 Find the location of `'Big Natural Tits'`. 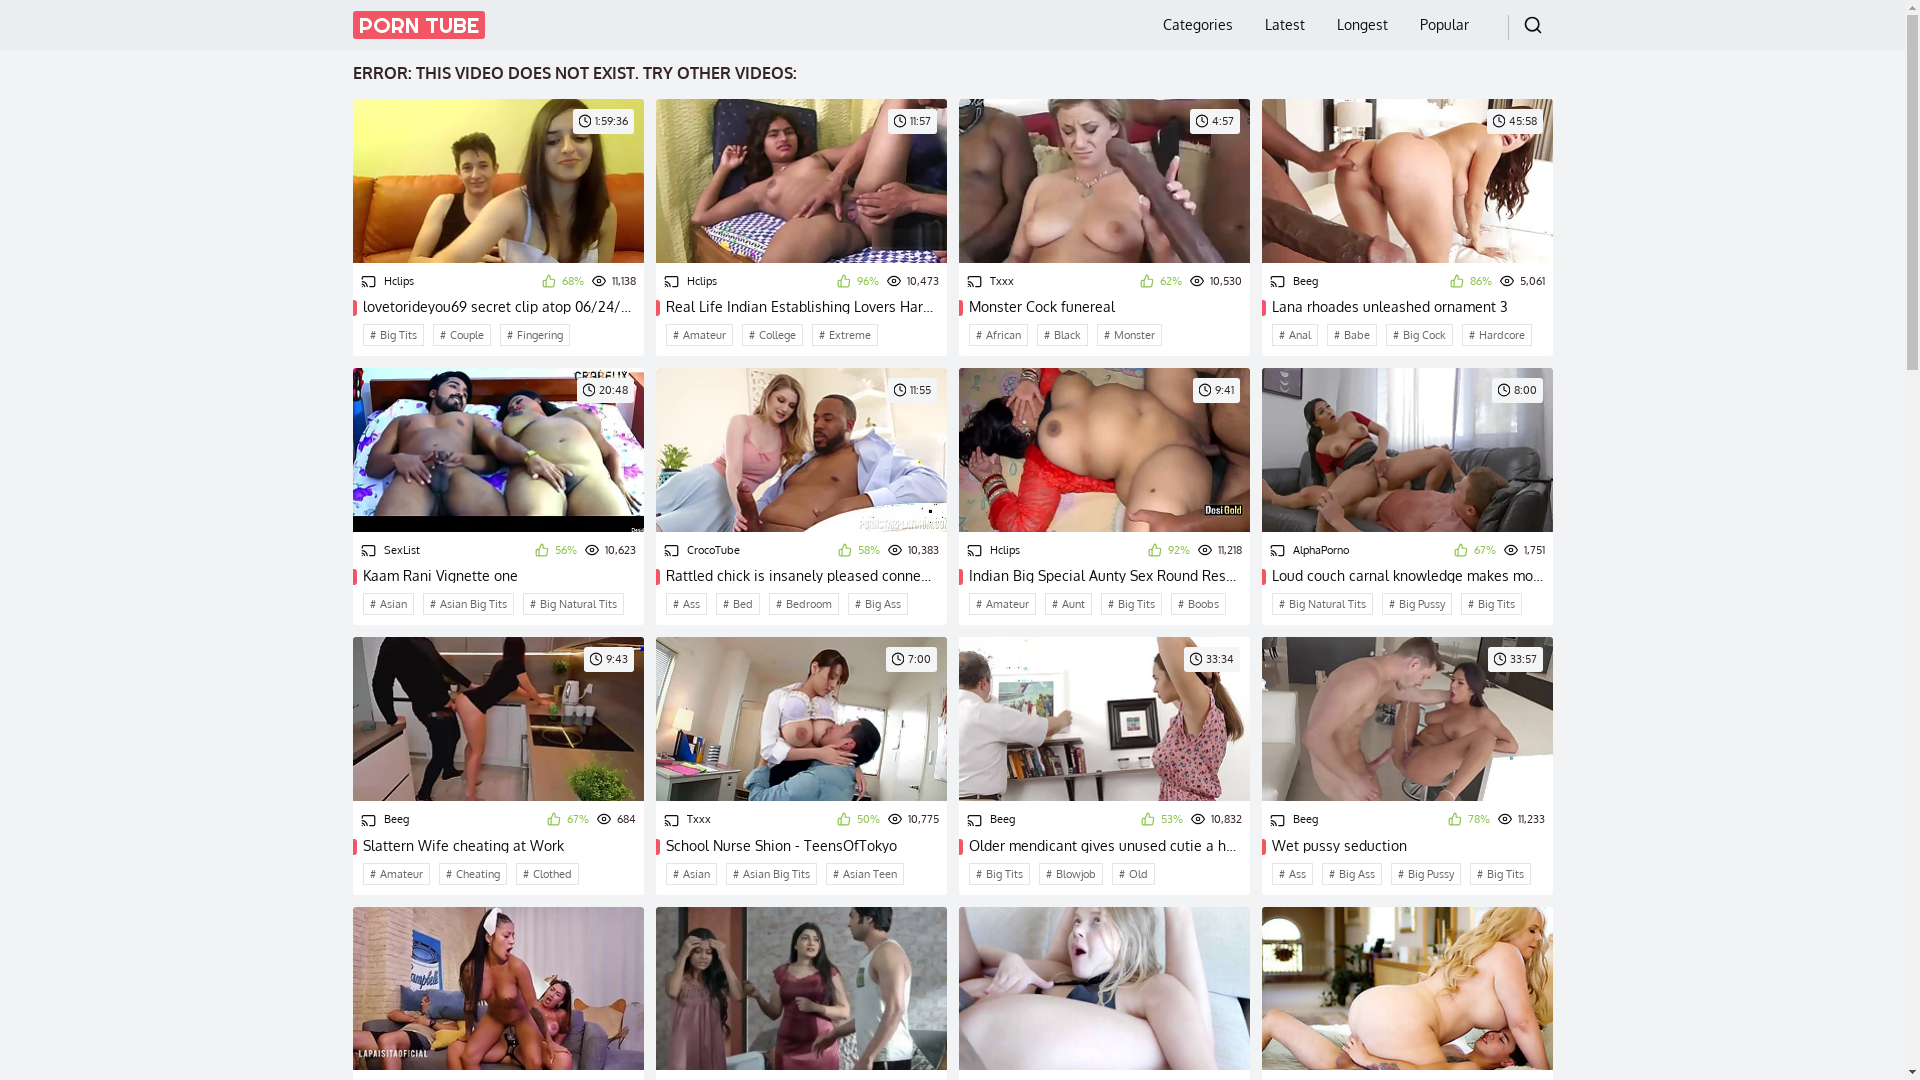

'Big Natural Tits' is located at coordinates (571, 603).